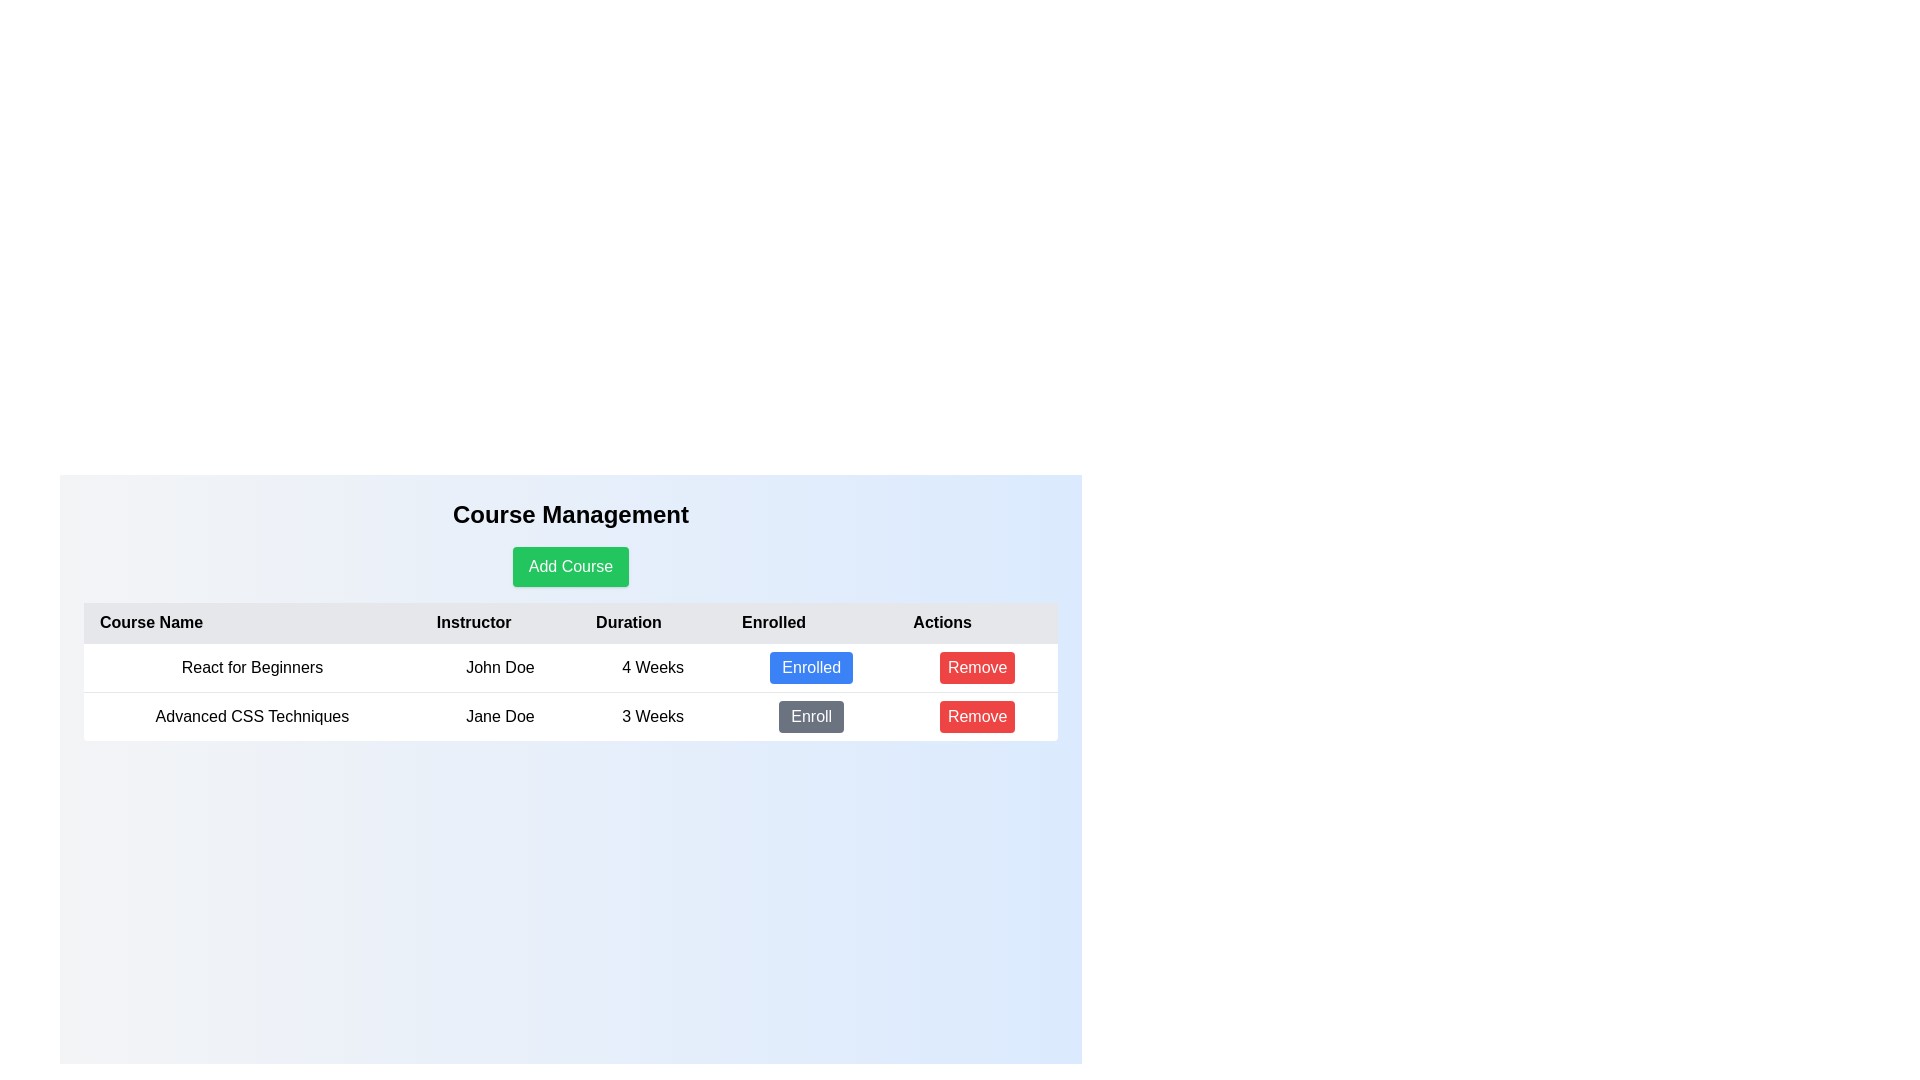  Describe the element at coordinates (500, 667) in the screenshot. I see `the Text label displaying the instructor's name, which is located in the 'Instructor' column of the first row of the table, positioned between 'React for Beginners' and '4 Weeks'` at that location.